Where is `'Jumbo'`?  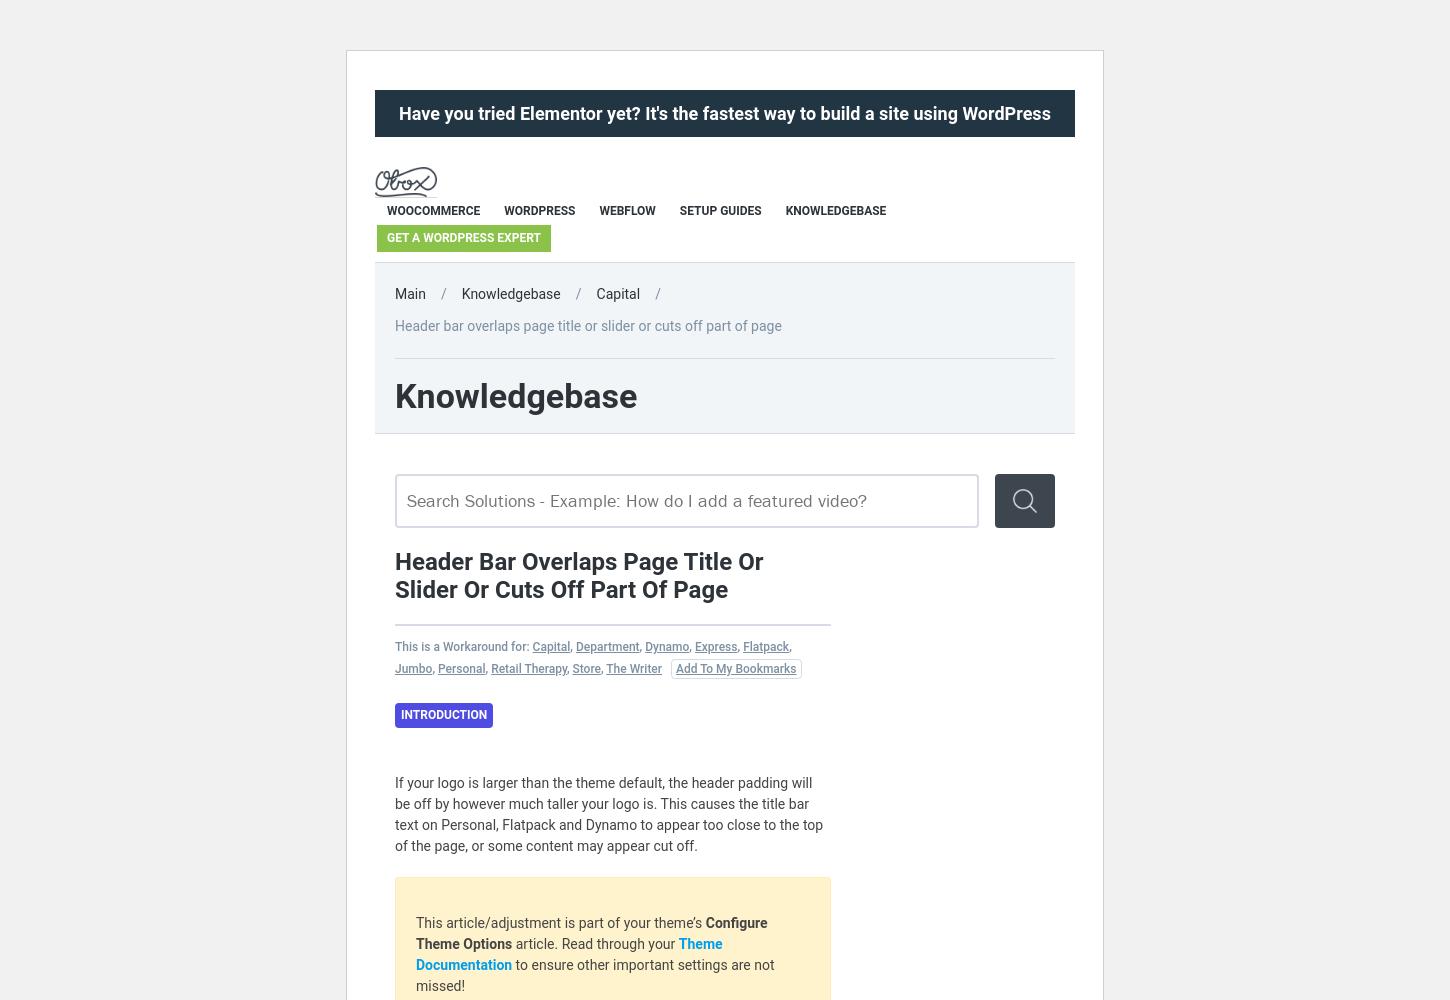 'Jumbo' is located at coordinates (412, 669).